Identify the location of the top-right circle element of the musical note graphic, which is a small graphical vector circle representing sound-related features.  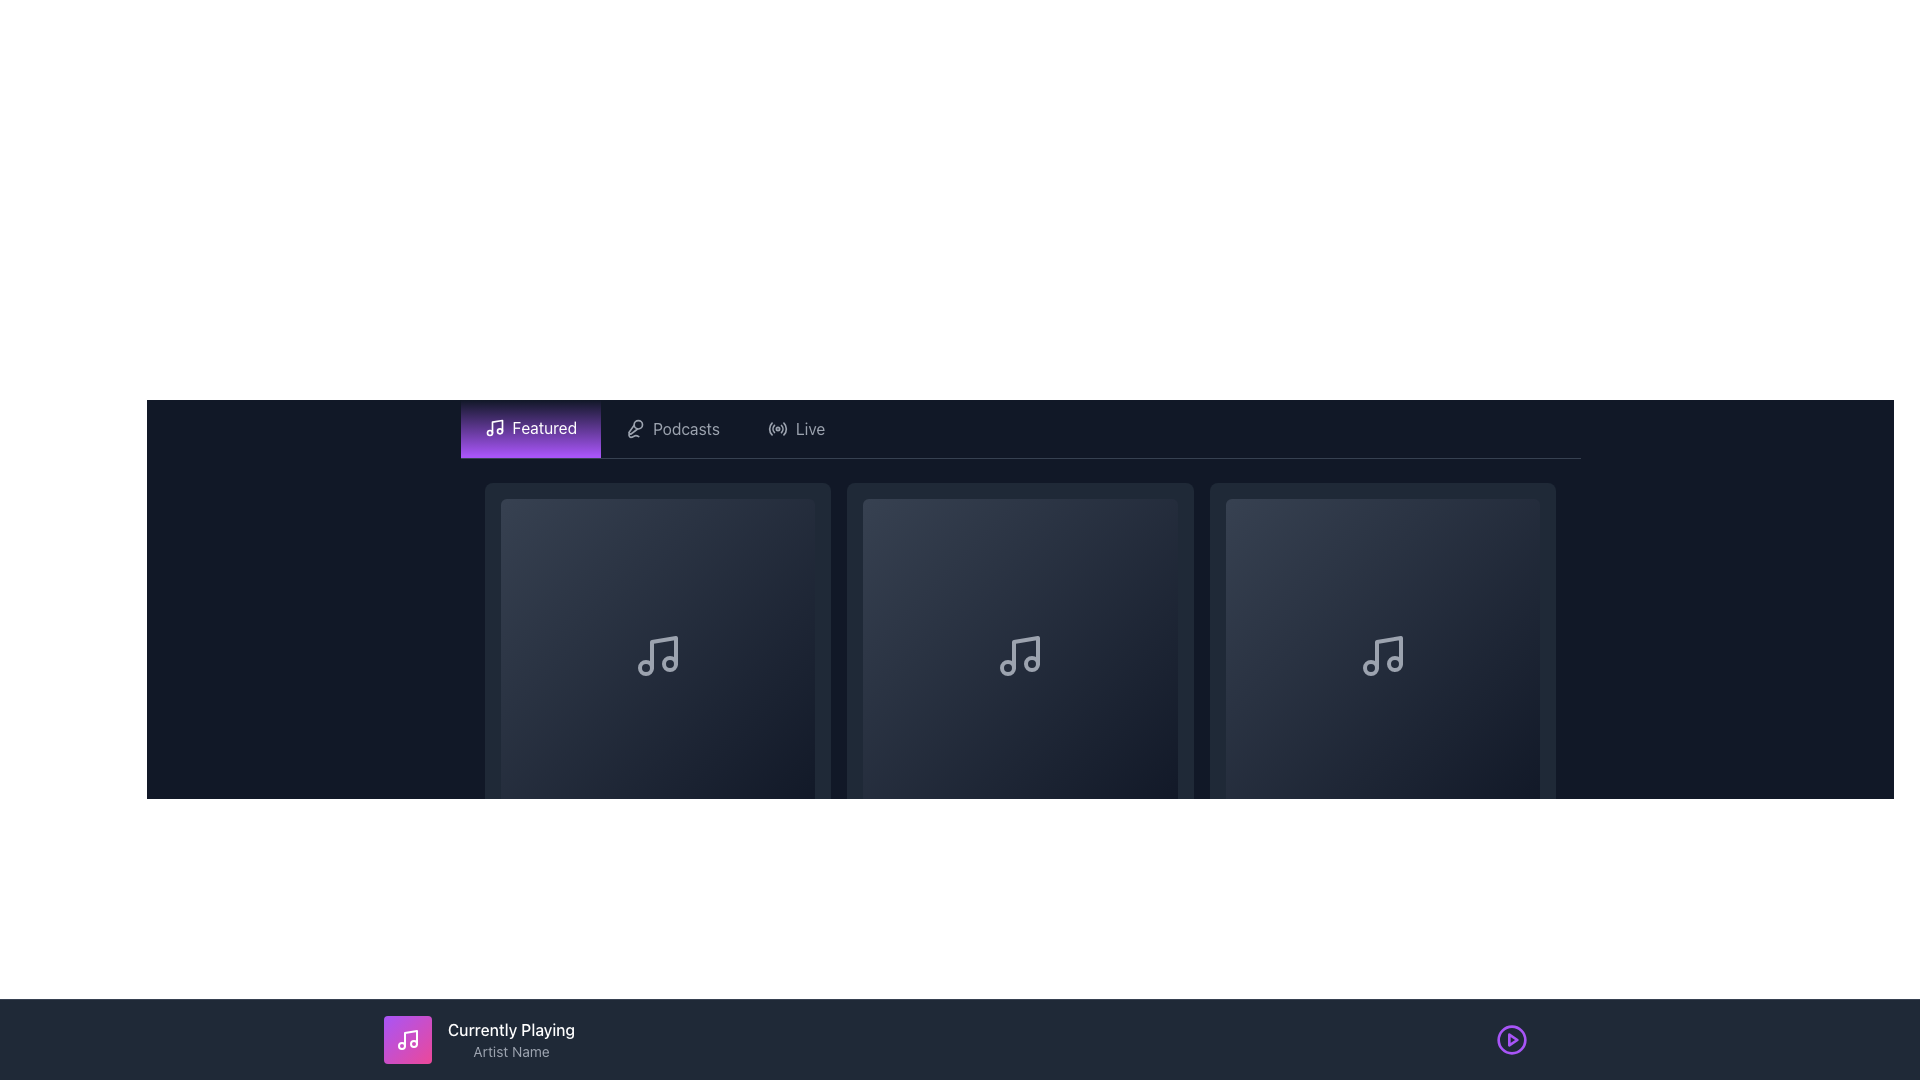
(1394, 664).